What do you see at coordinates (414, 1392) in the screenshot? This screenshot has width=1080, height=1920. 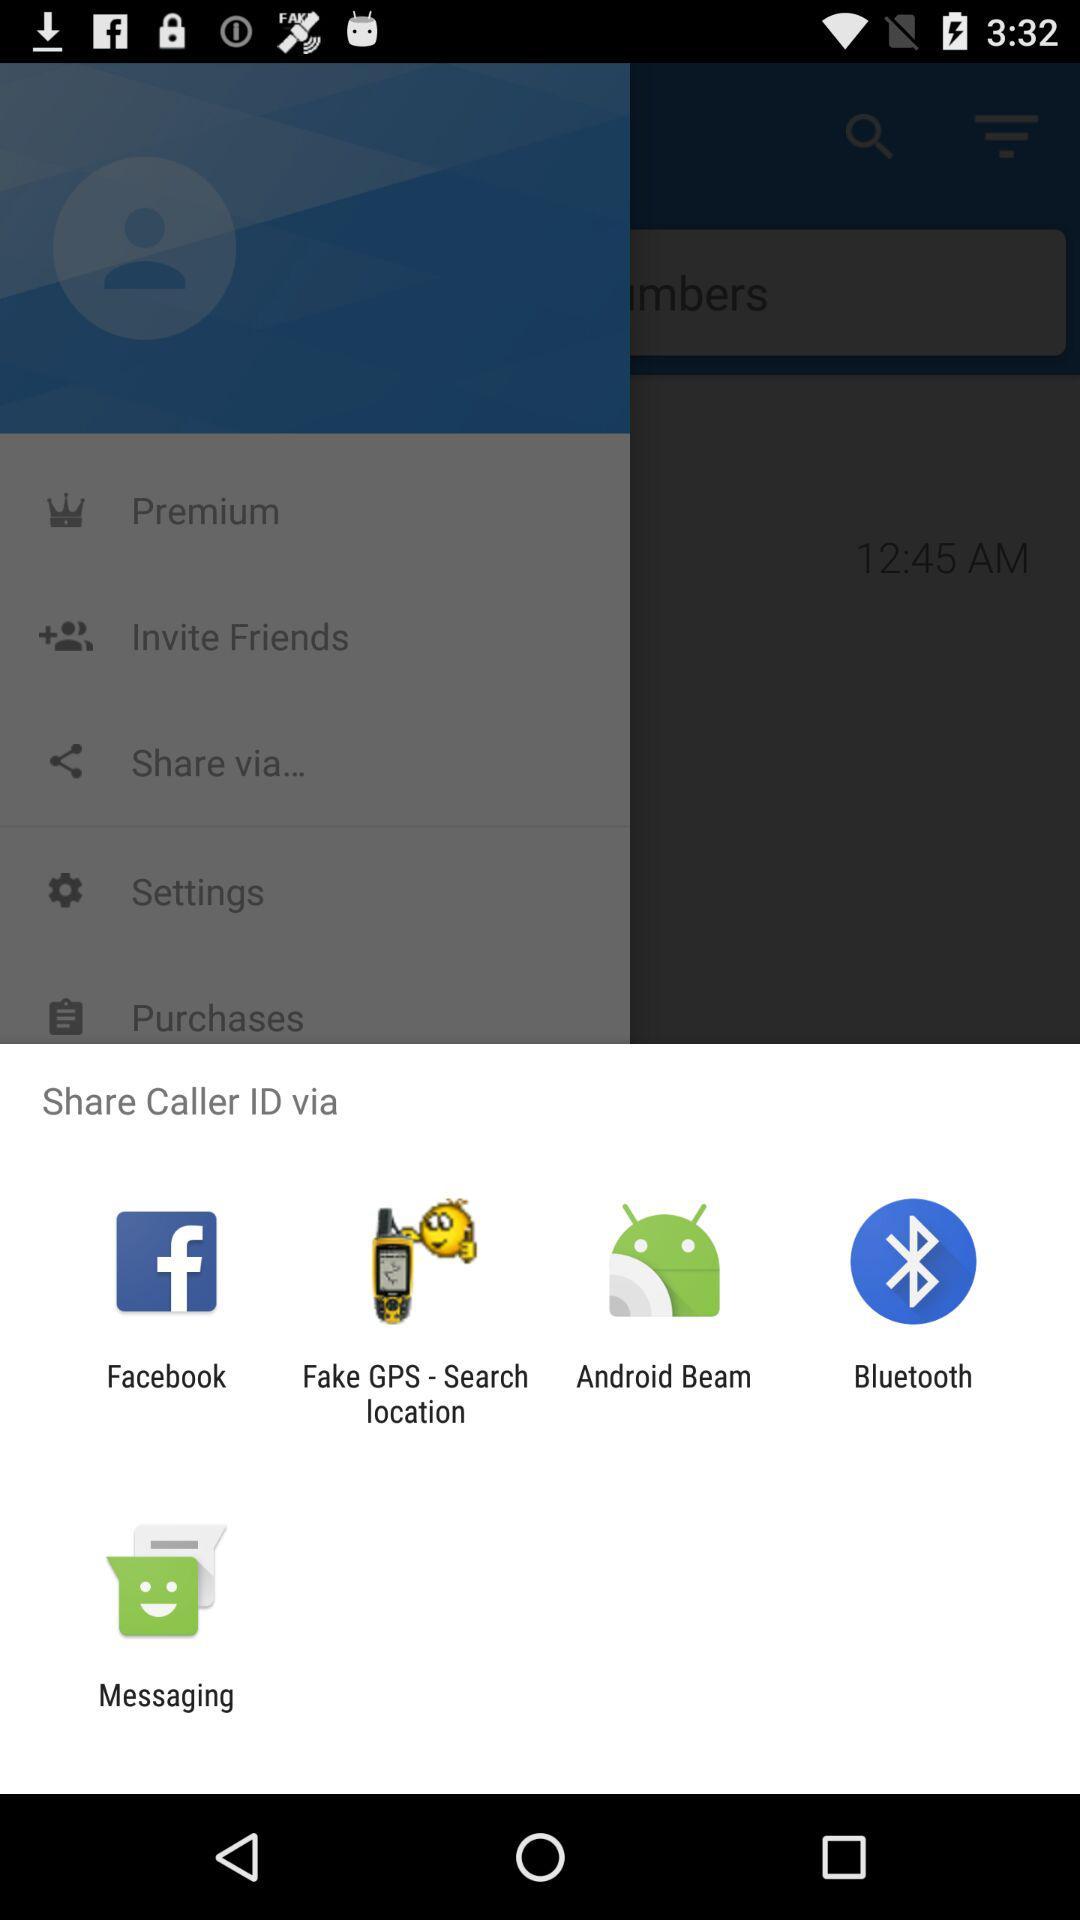 I see `the icon to the right of facebook item` at bounding box center [414, 1392].